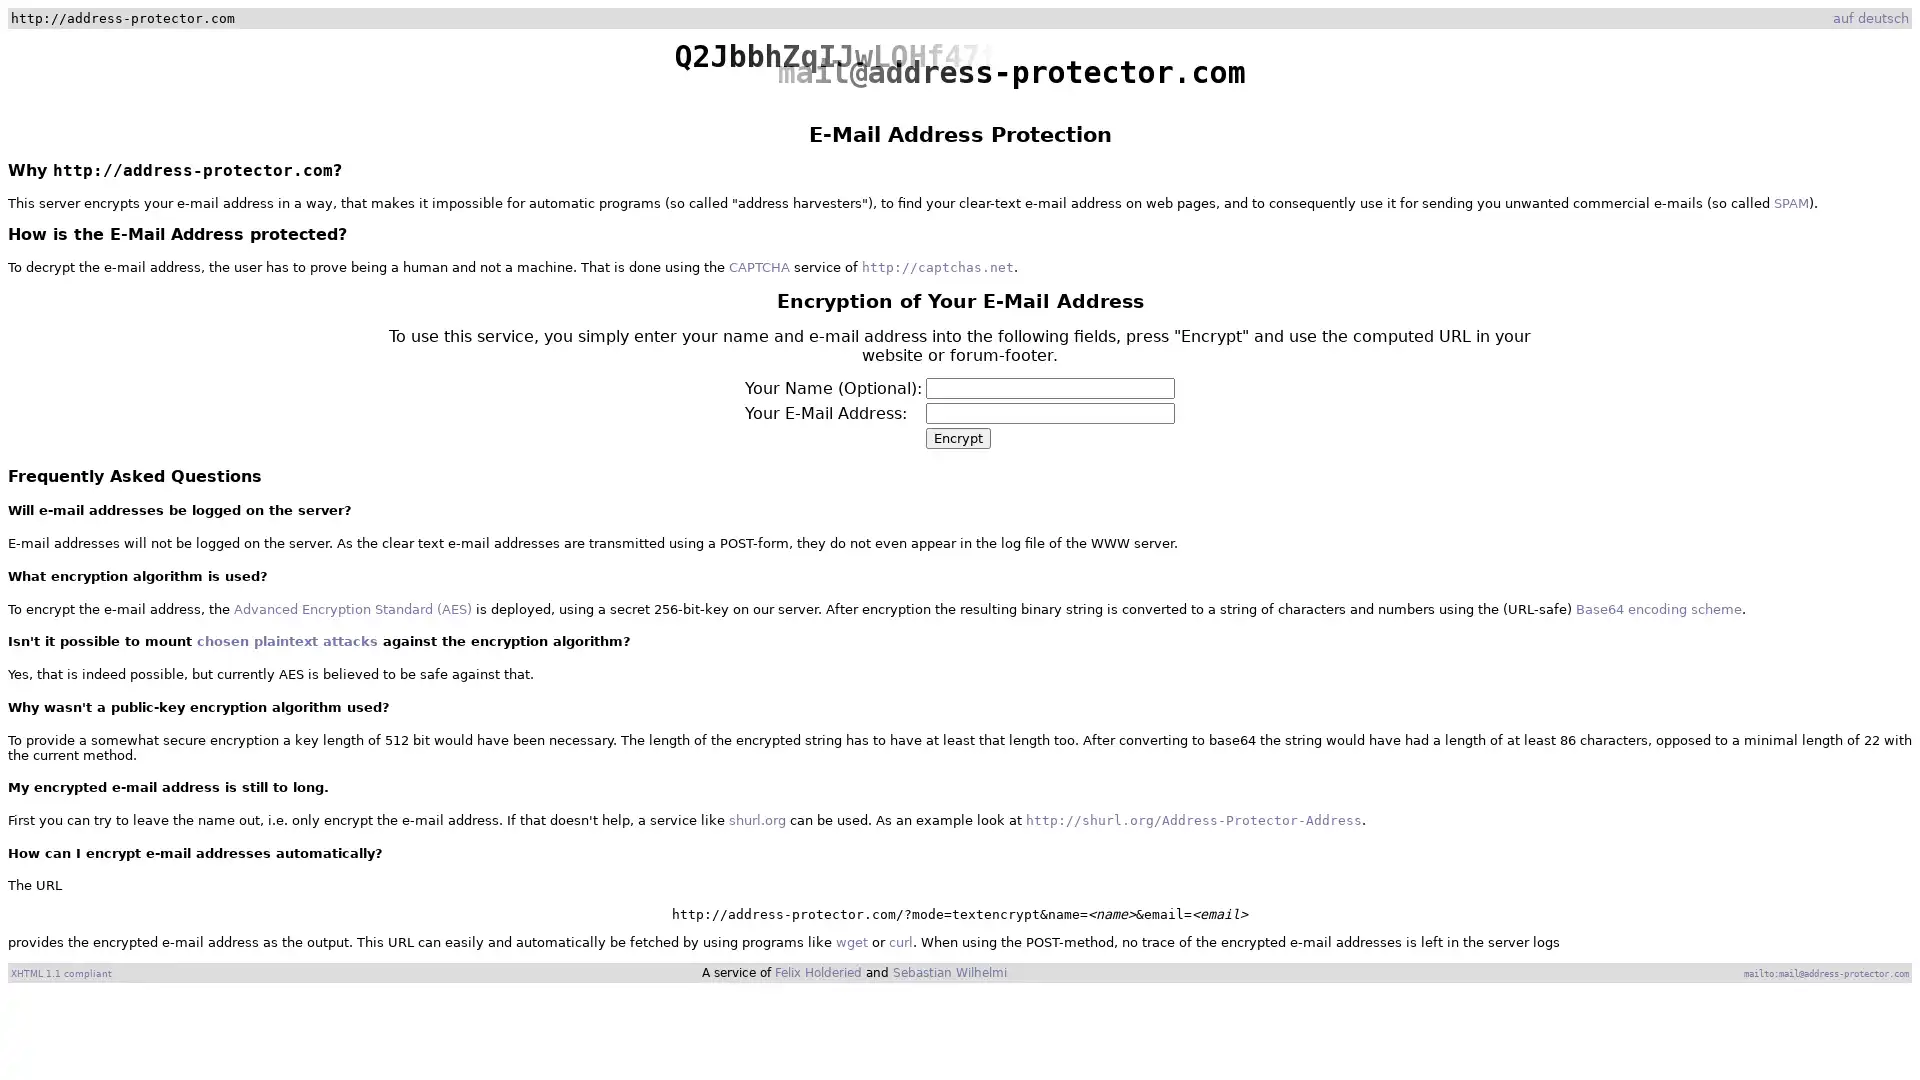 The image size is (1920, 1080). What do you see at coordinates (957, 437) in the screenshot?
I see `Encrypt` at bounding box center [957, 437].